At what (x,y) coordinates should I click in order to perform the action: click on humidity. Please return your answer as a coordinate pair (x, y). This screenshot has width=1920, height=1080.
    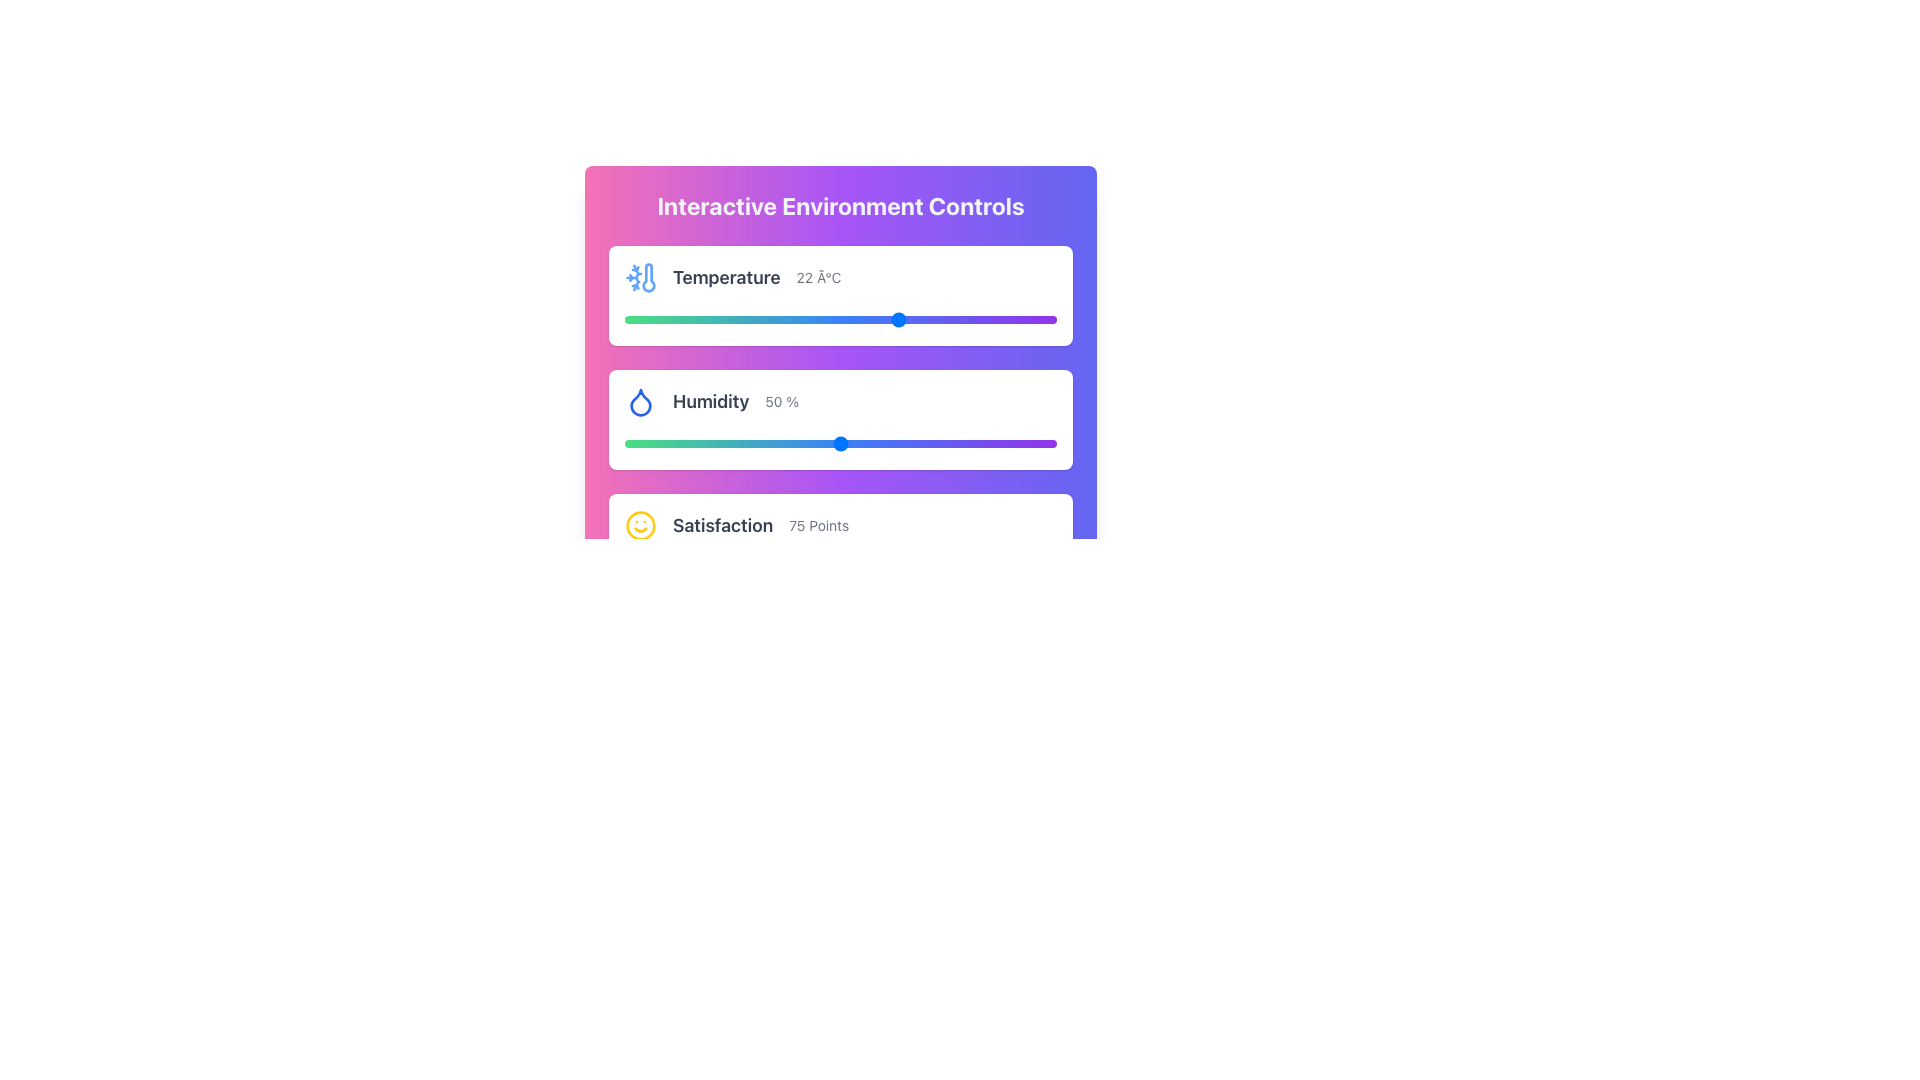
    Looking at the image, I should click on (749, 442).